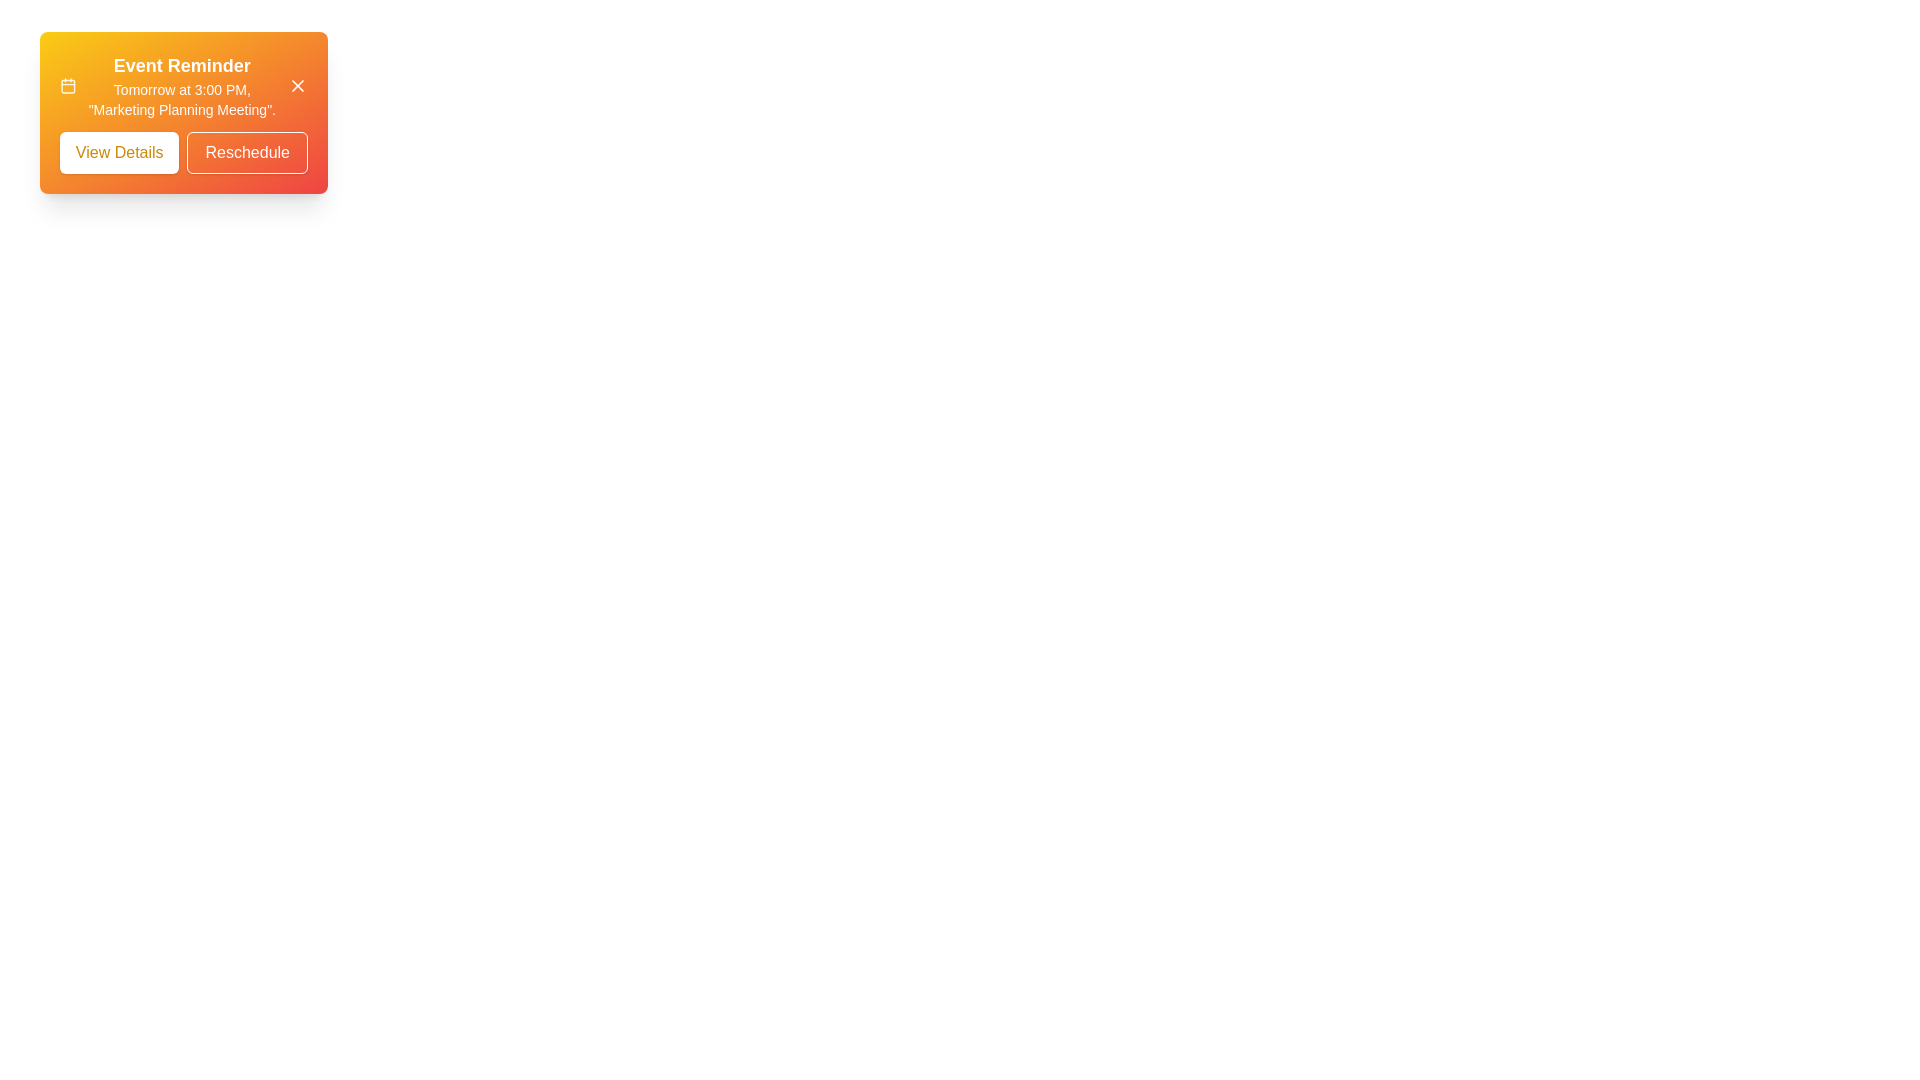  Describe the element at coordinates (245, 152) in the screenshot. I see `'Reschedule' button to reschedule the event` at that location.